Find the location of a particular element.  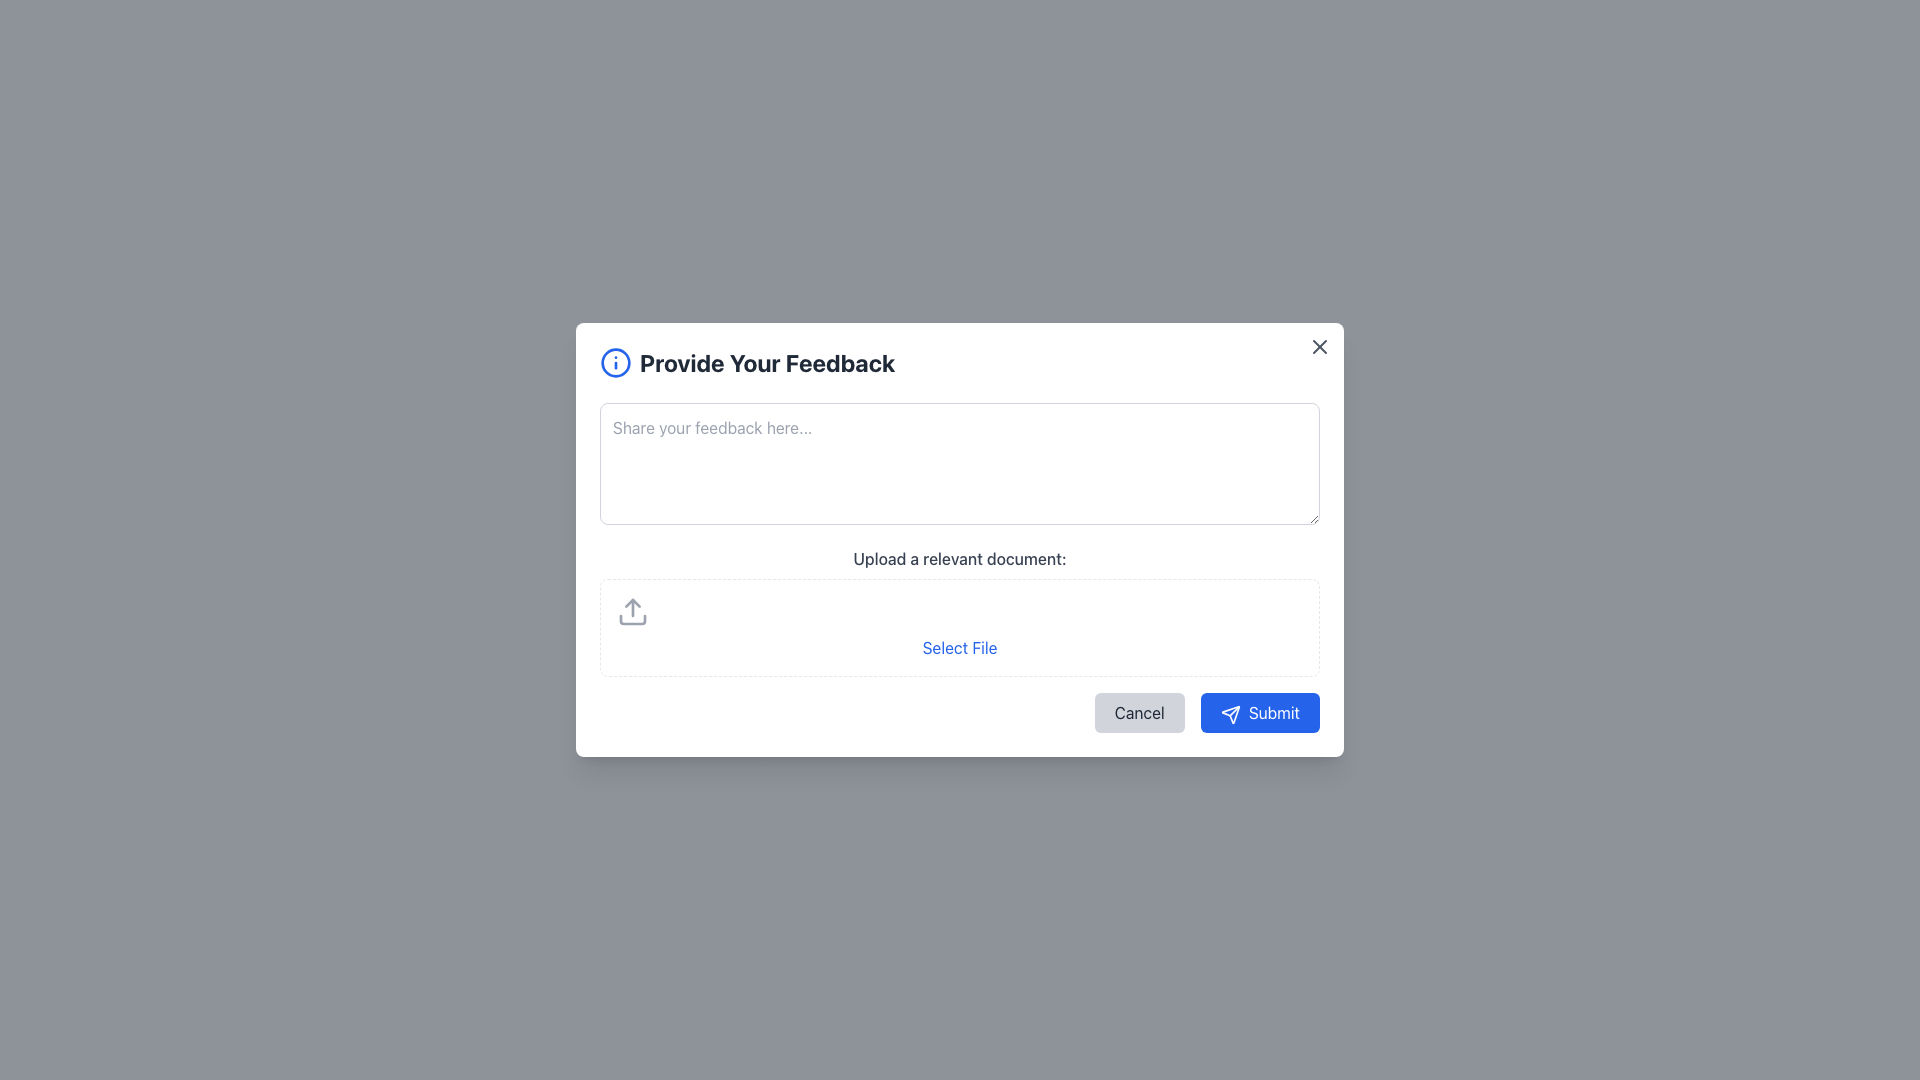

the circular information icon with a blue outline that is located to the left of the title text 'Provide Your Feedback' for more information is located at coordinates (614, 362).